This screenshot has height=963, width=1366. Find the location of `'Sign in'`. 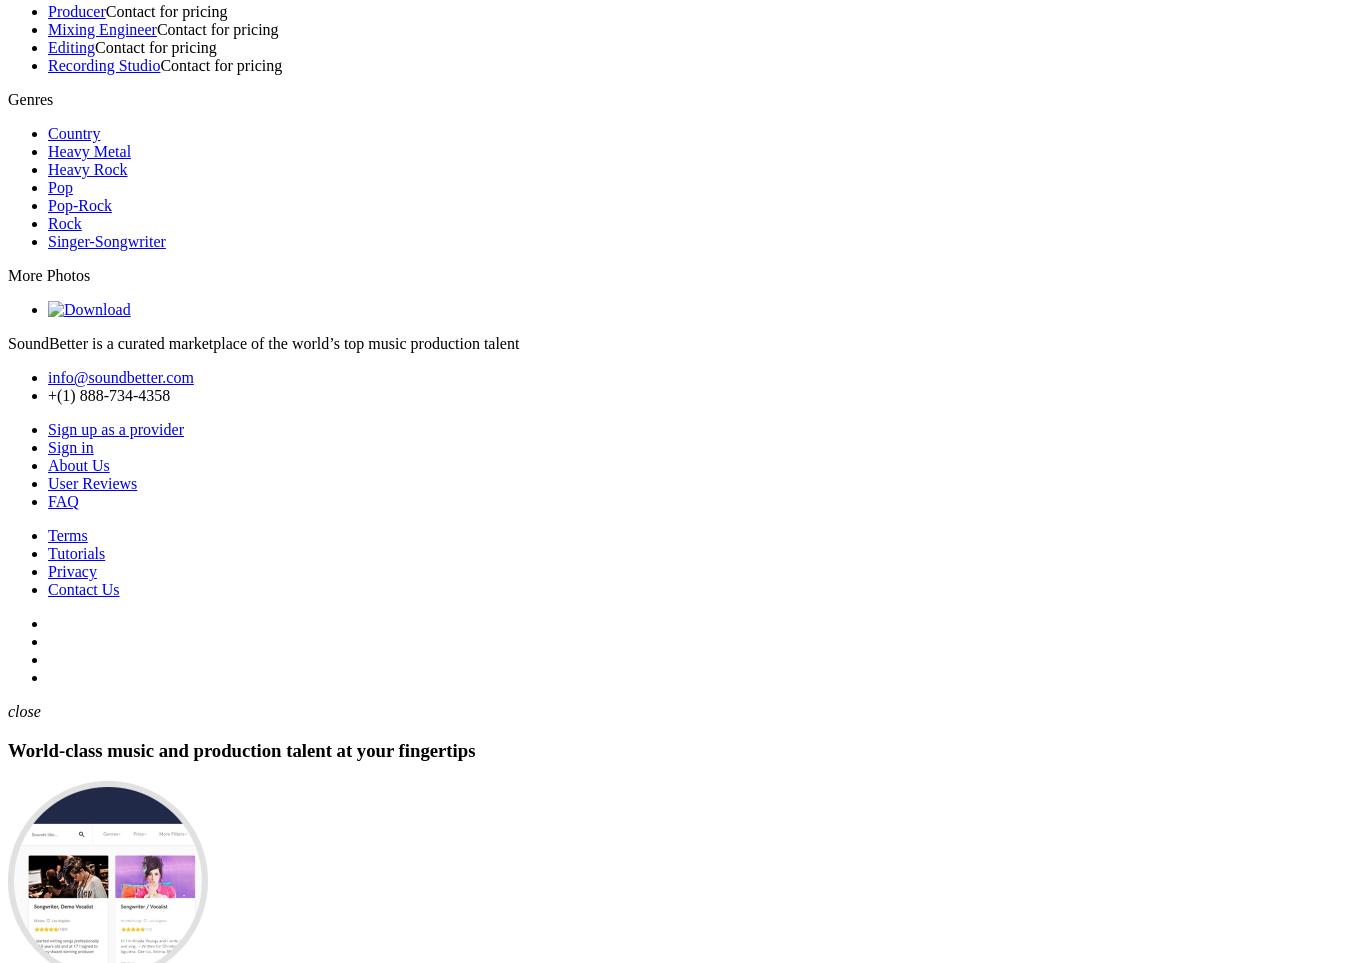

'Sign in' is located at coordinates (70, 446).